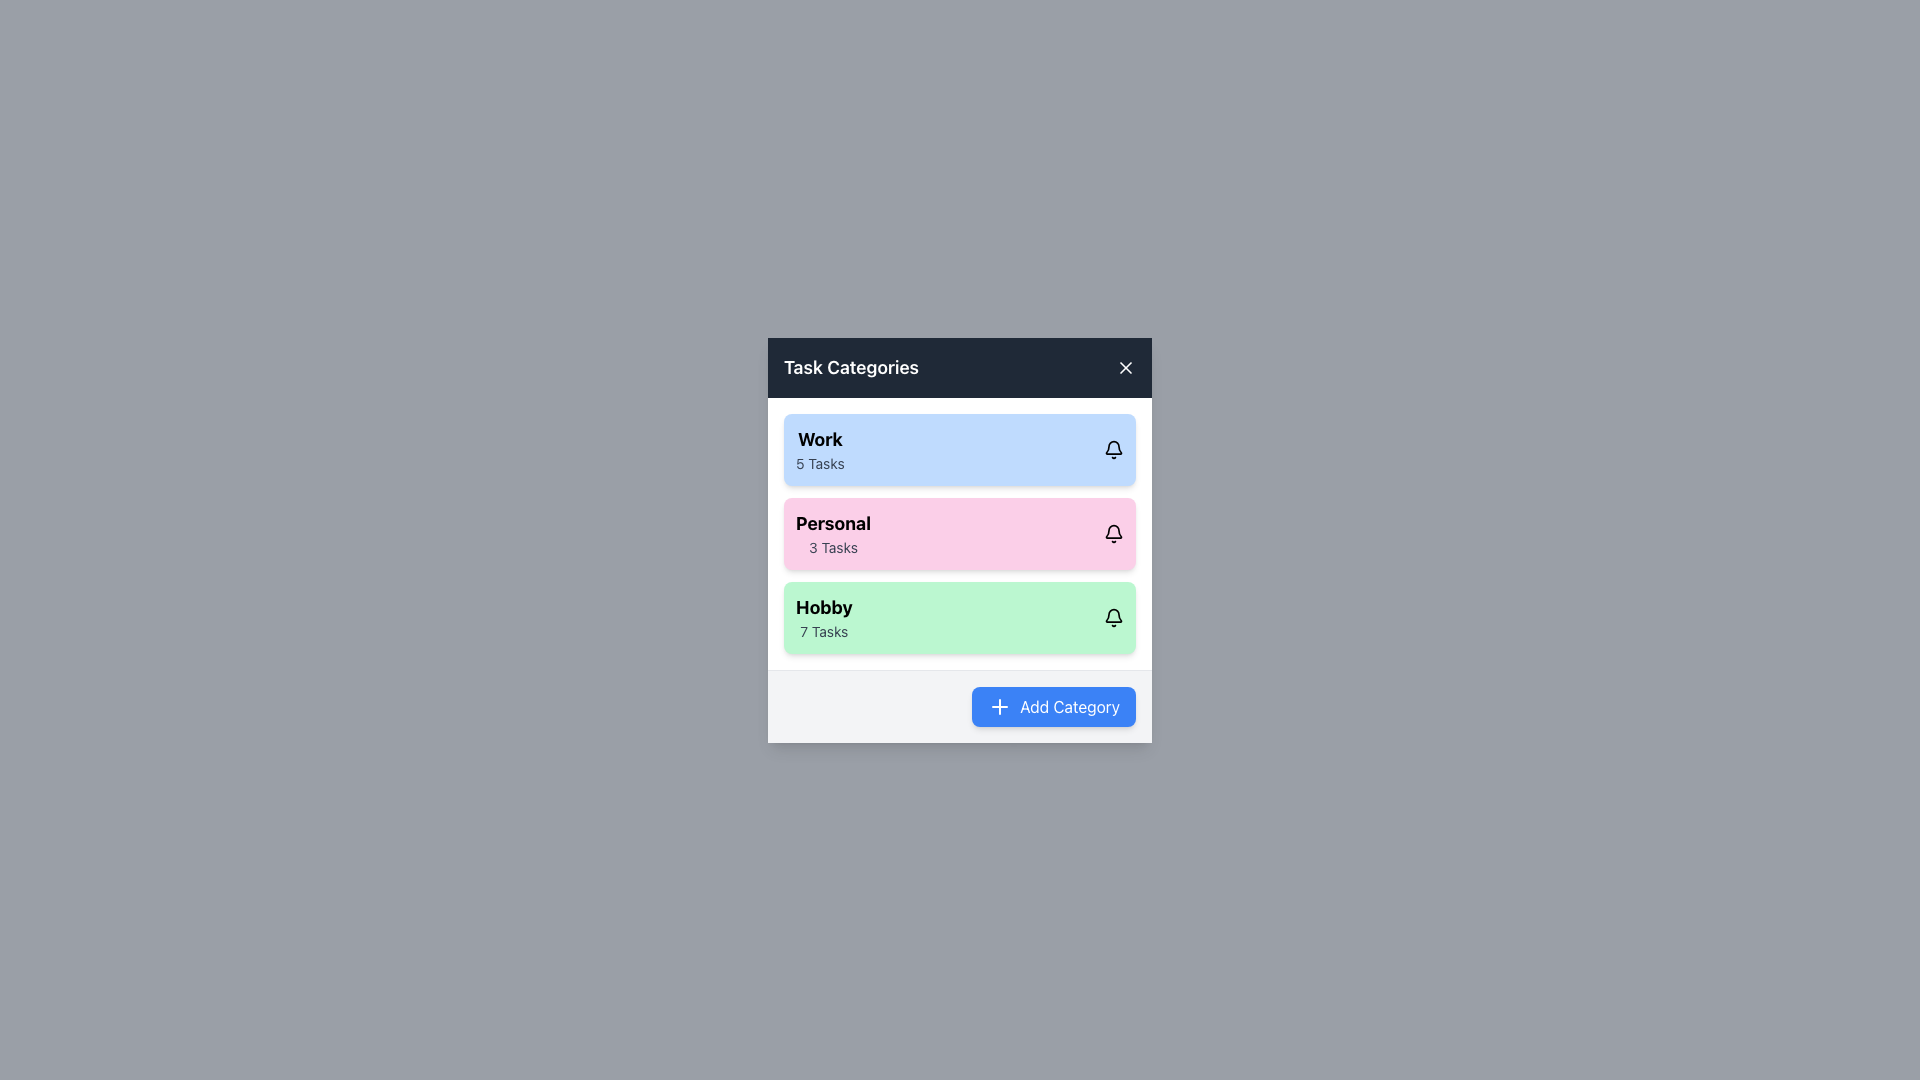 This screenshot has height=1080, width=1920. I want to click on the 'Work' category text display at the top of the list, so click(820, 448).